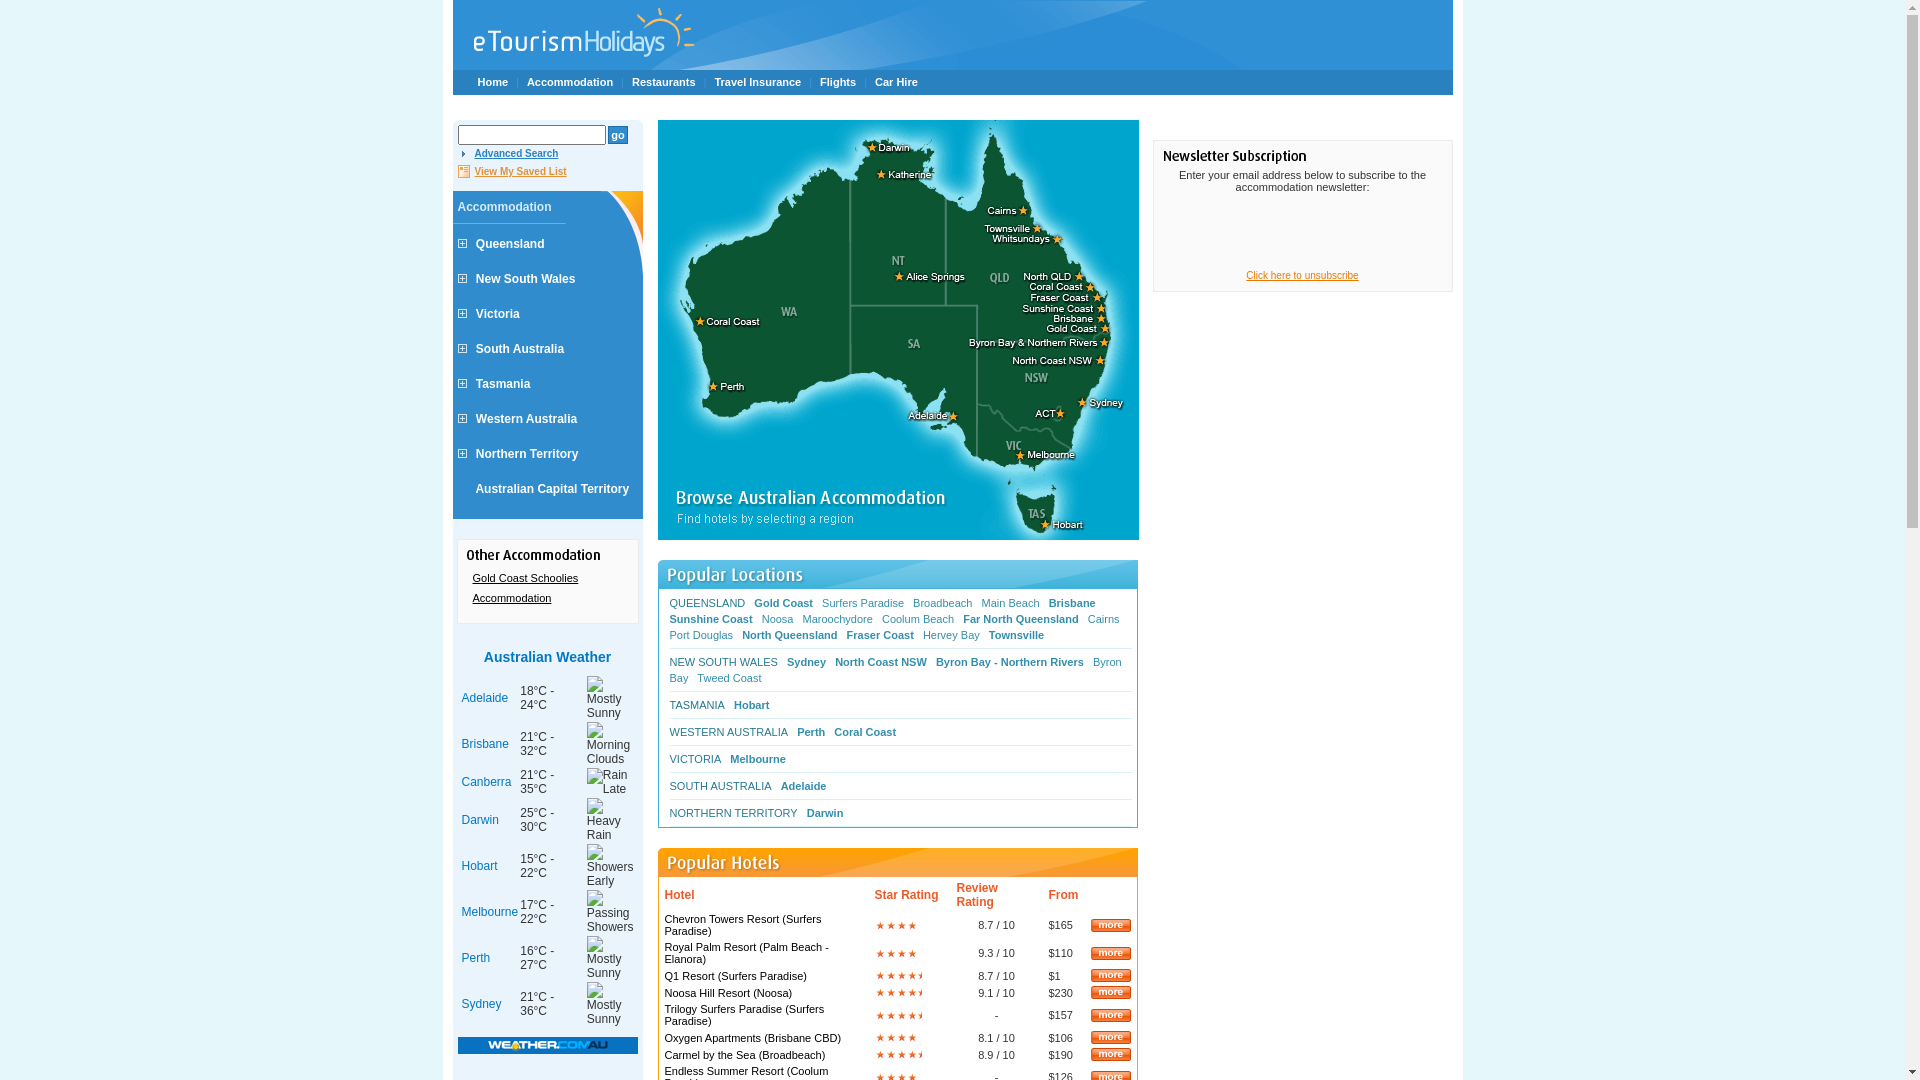  Describe the element at coordinates (519, 347) in the screenshot. I see `'South Australia'` at that location.